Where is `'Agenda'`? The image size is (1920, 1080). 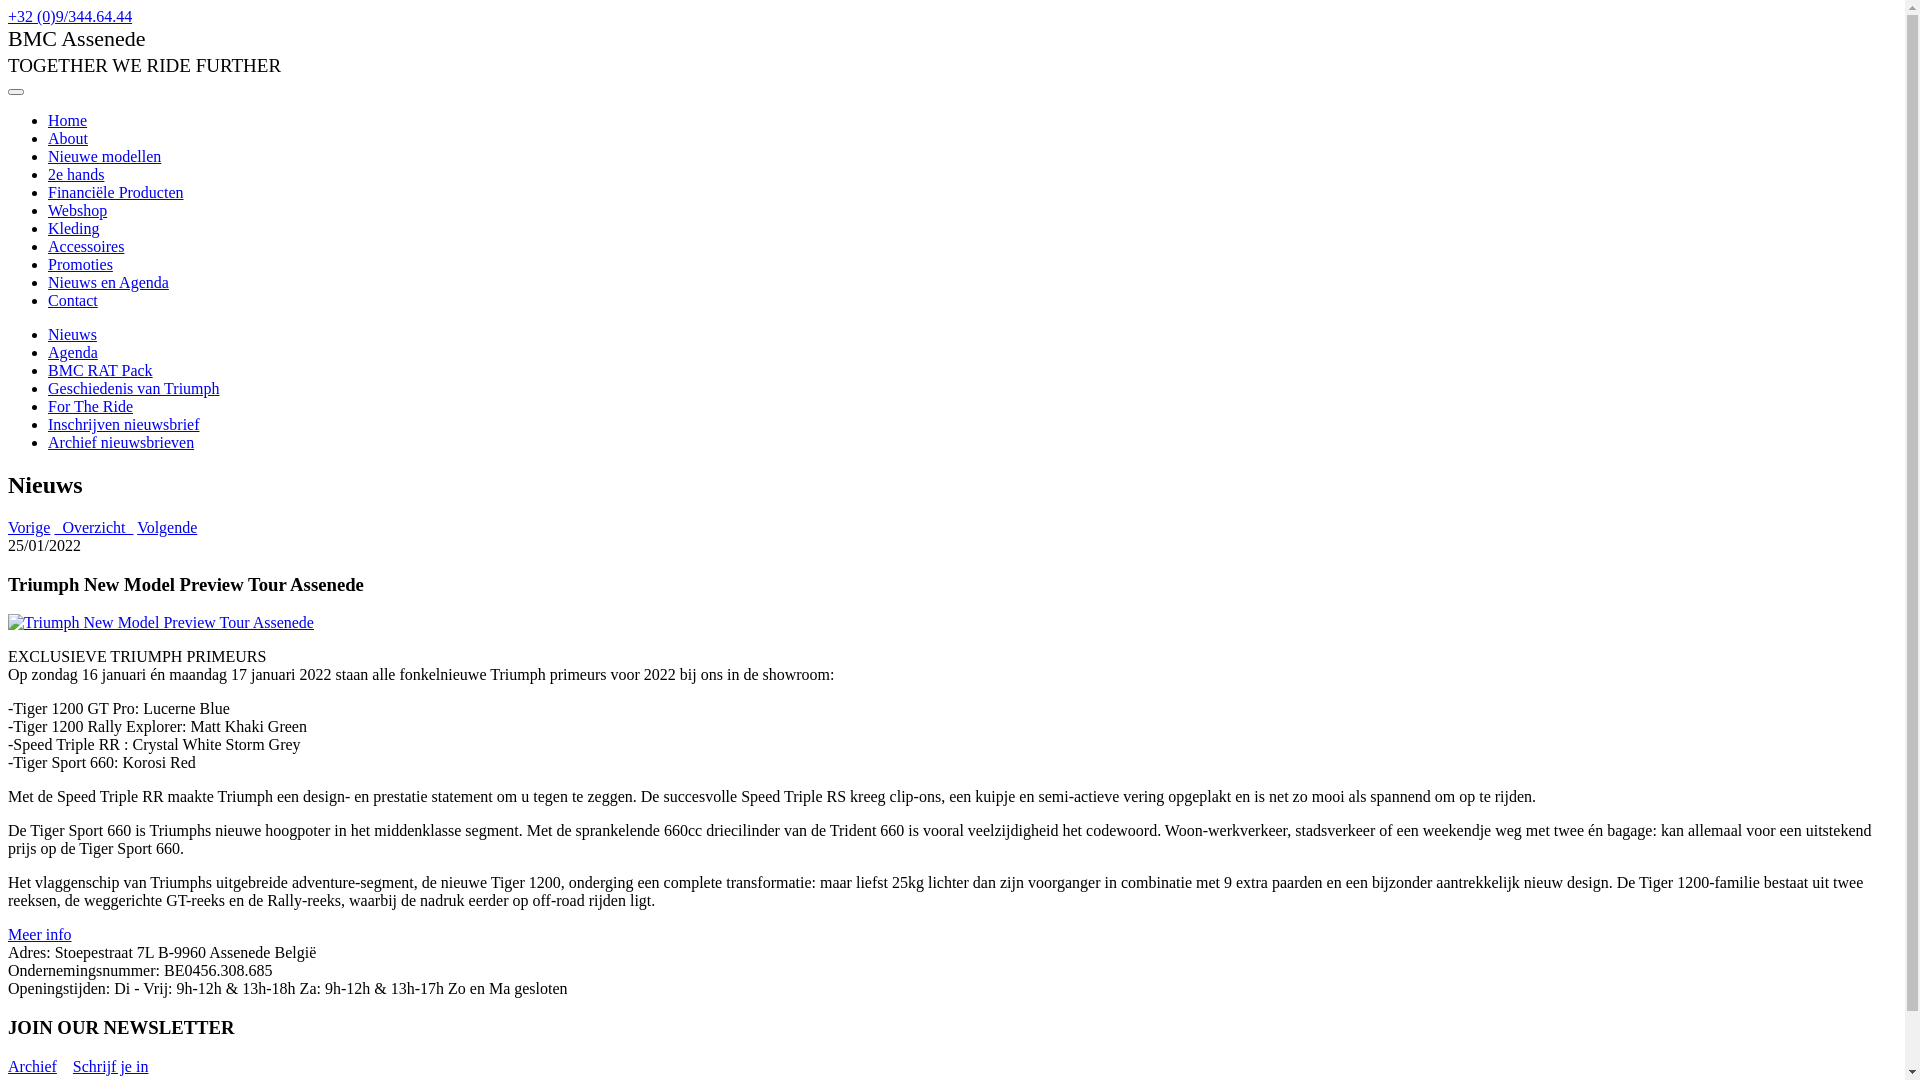
'Agenda' is located at coordinates (72, 351).